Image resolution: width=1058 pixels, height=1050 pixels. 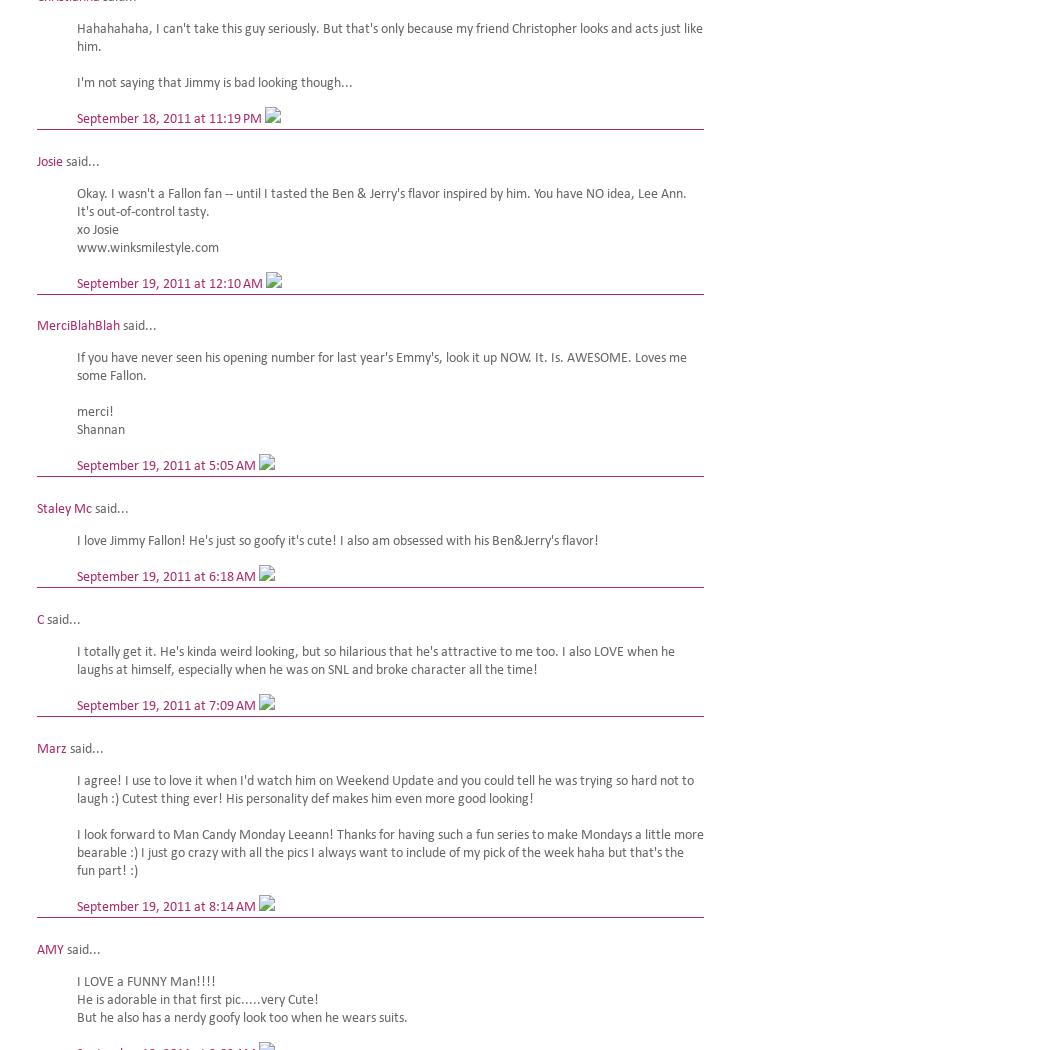 What do you see at coordinates (337, 541) in the screenshot?
I see `'I love Jimmy Fallon! He's just so goofy it's cute! I also am obsessed with his Ben&Jerry's flavor!'` at bounding box center [337, 541].